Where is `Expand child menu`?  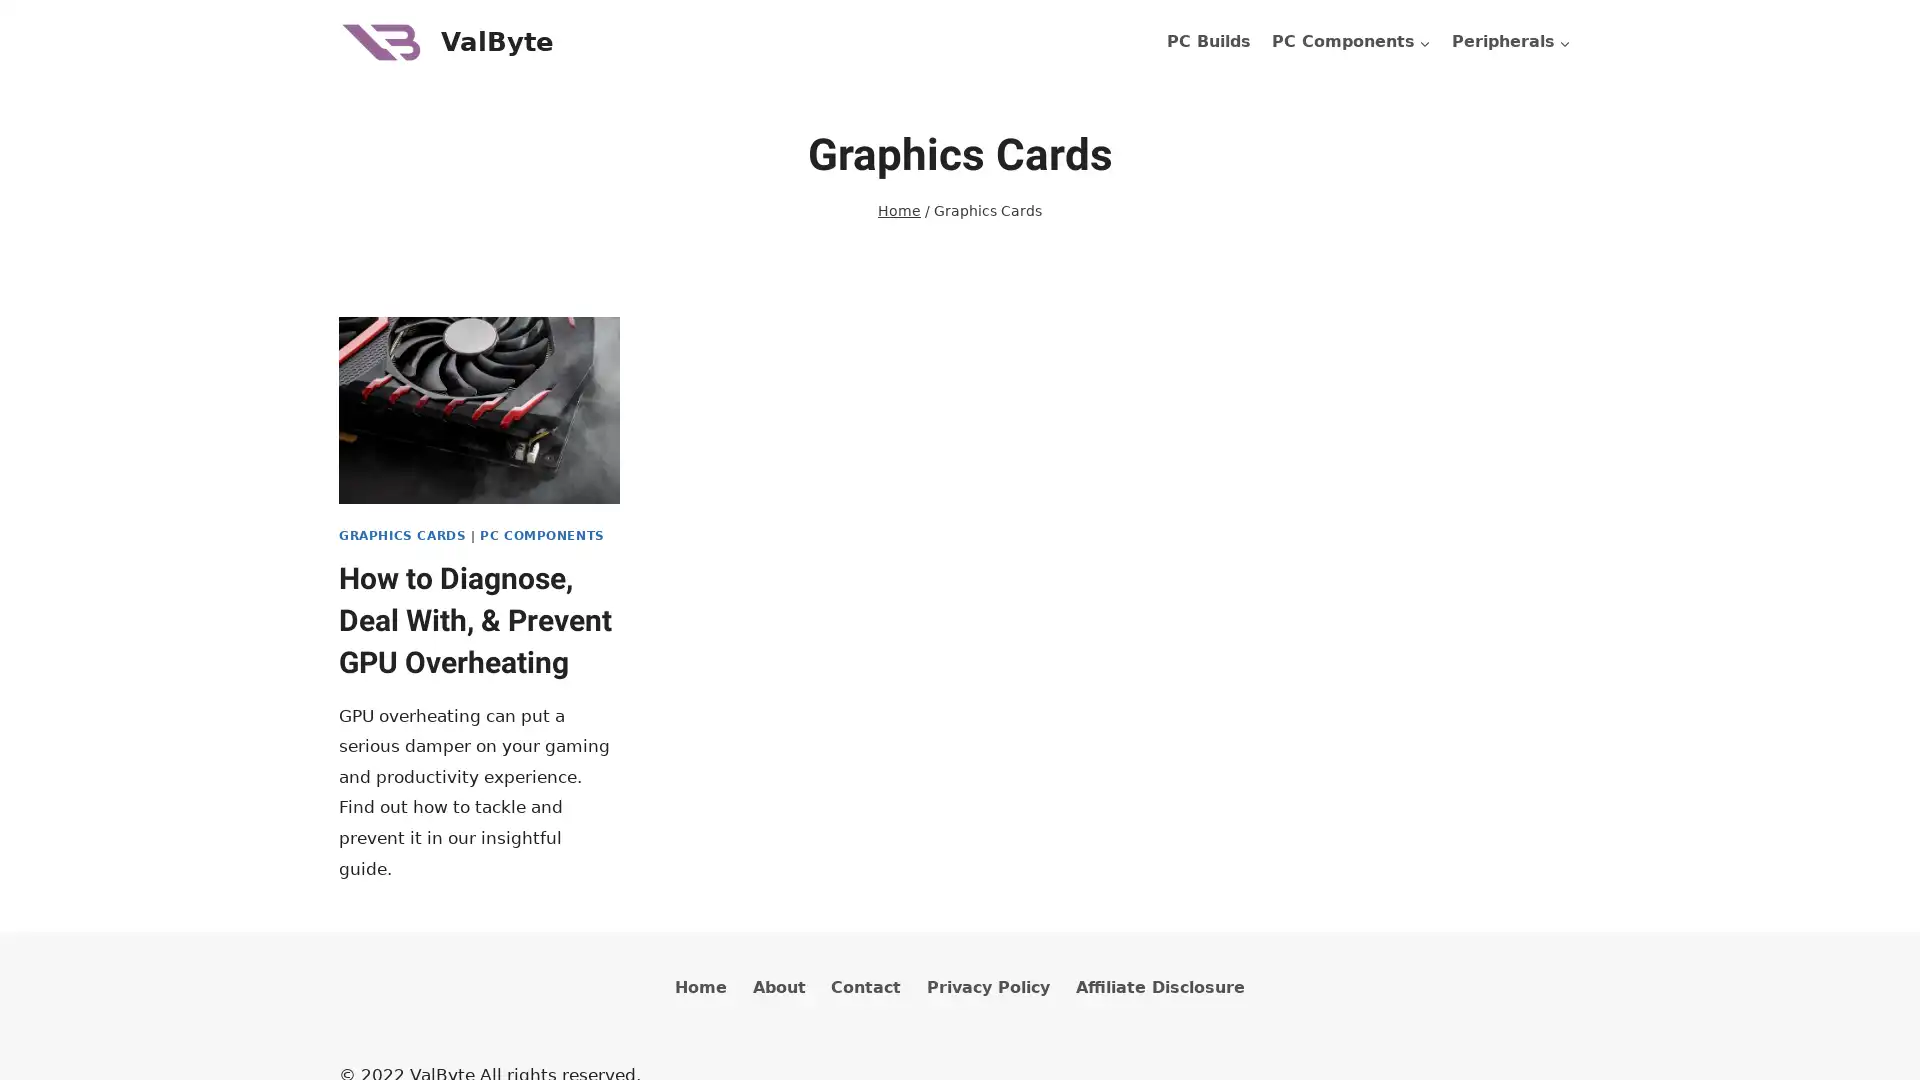
Expand child menu is located at coordinates (1350, 42).